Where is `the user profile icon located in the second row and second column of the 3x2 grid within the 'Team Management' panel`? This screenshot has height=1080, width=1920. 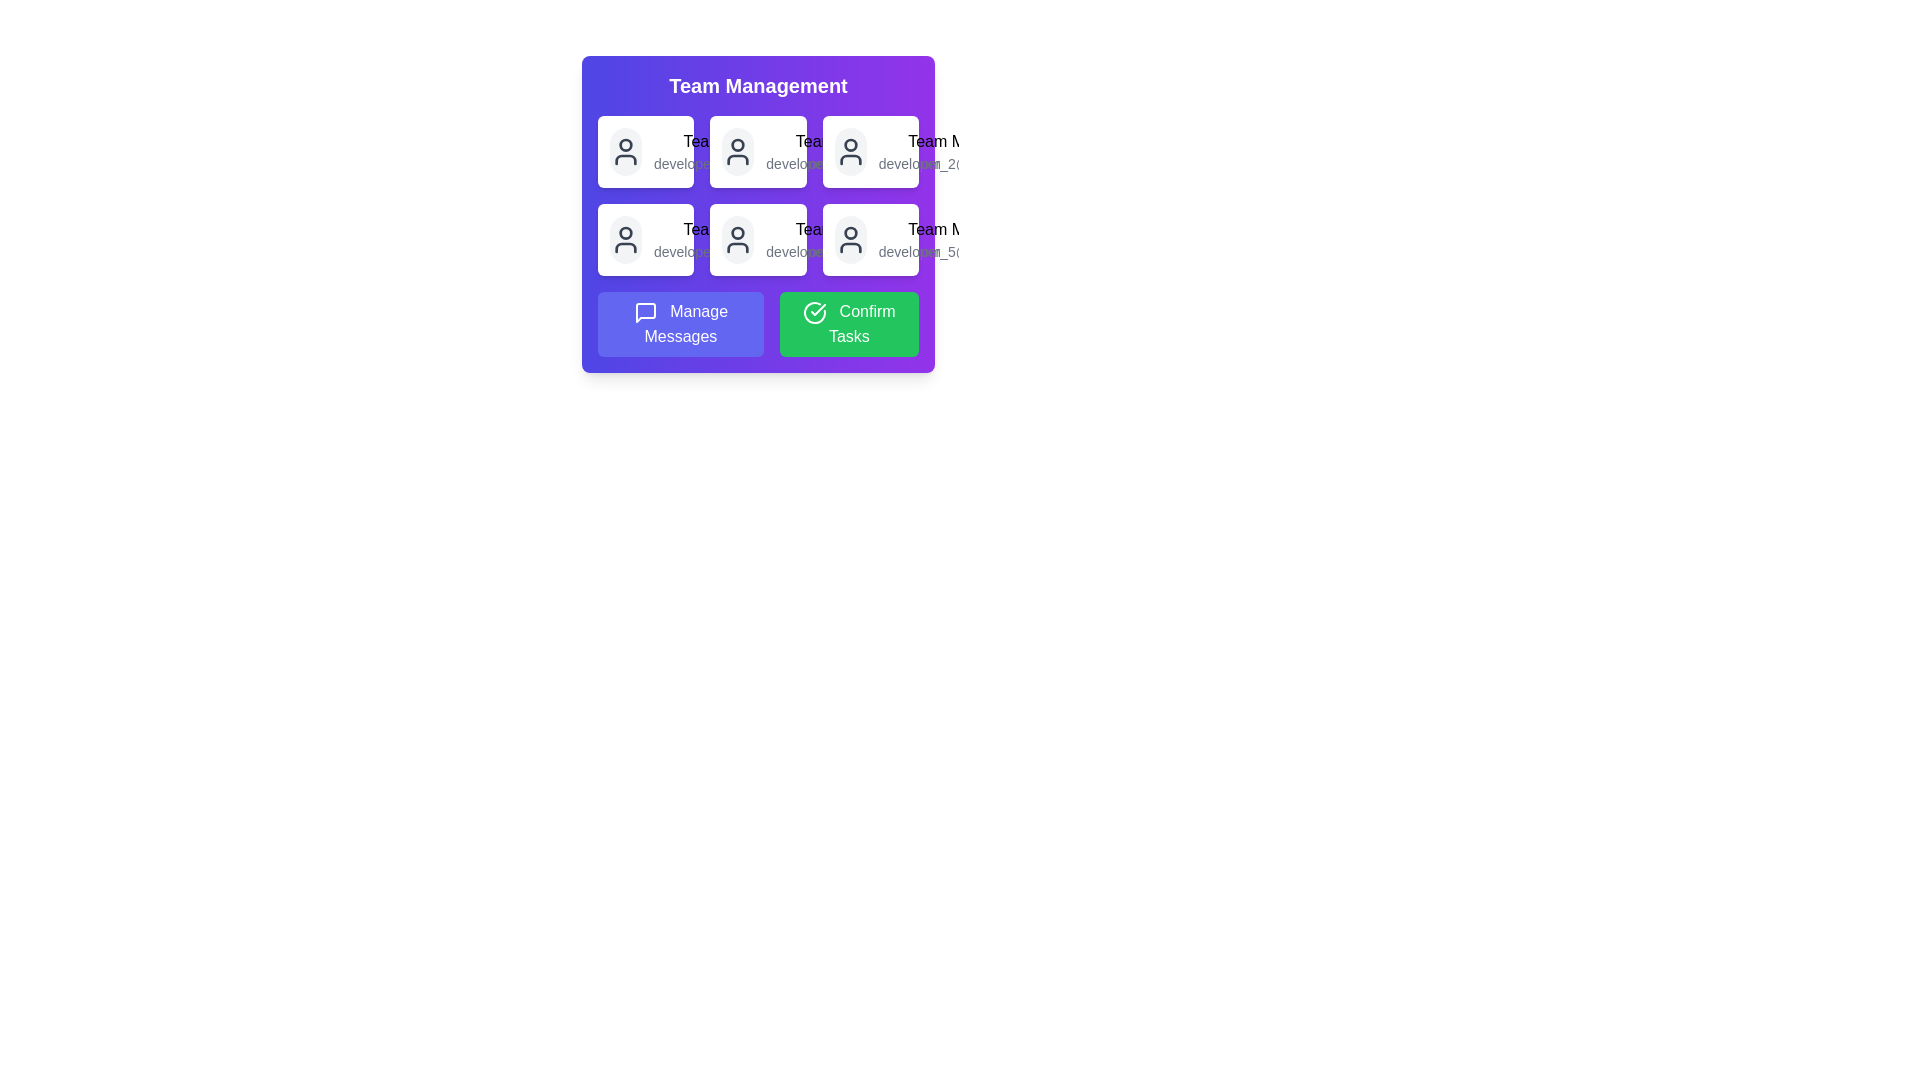 the user profile icon located in the second row and second column of the 3x2 grid within the 'Team Management' panel is located at coordinates (737, 238).